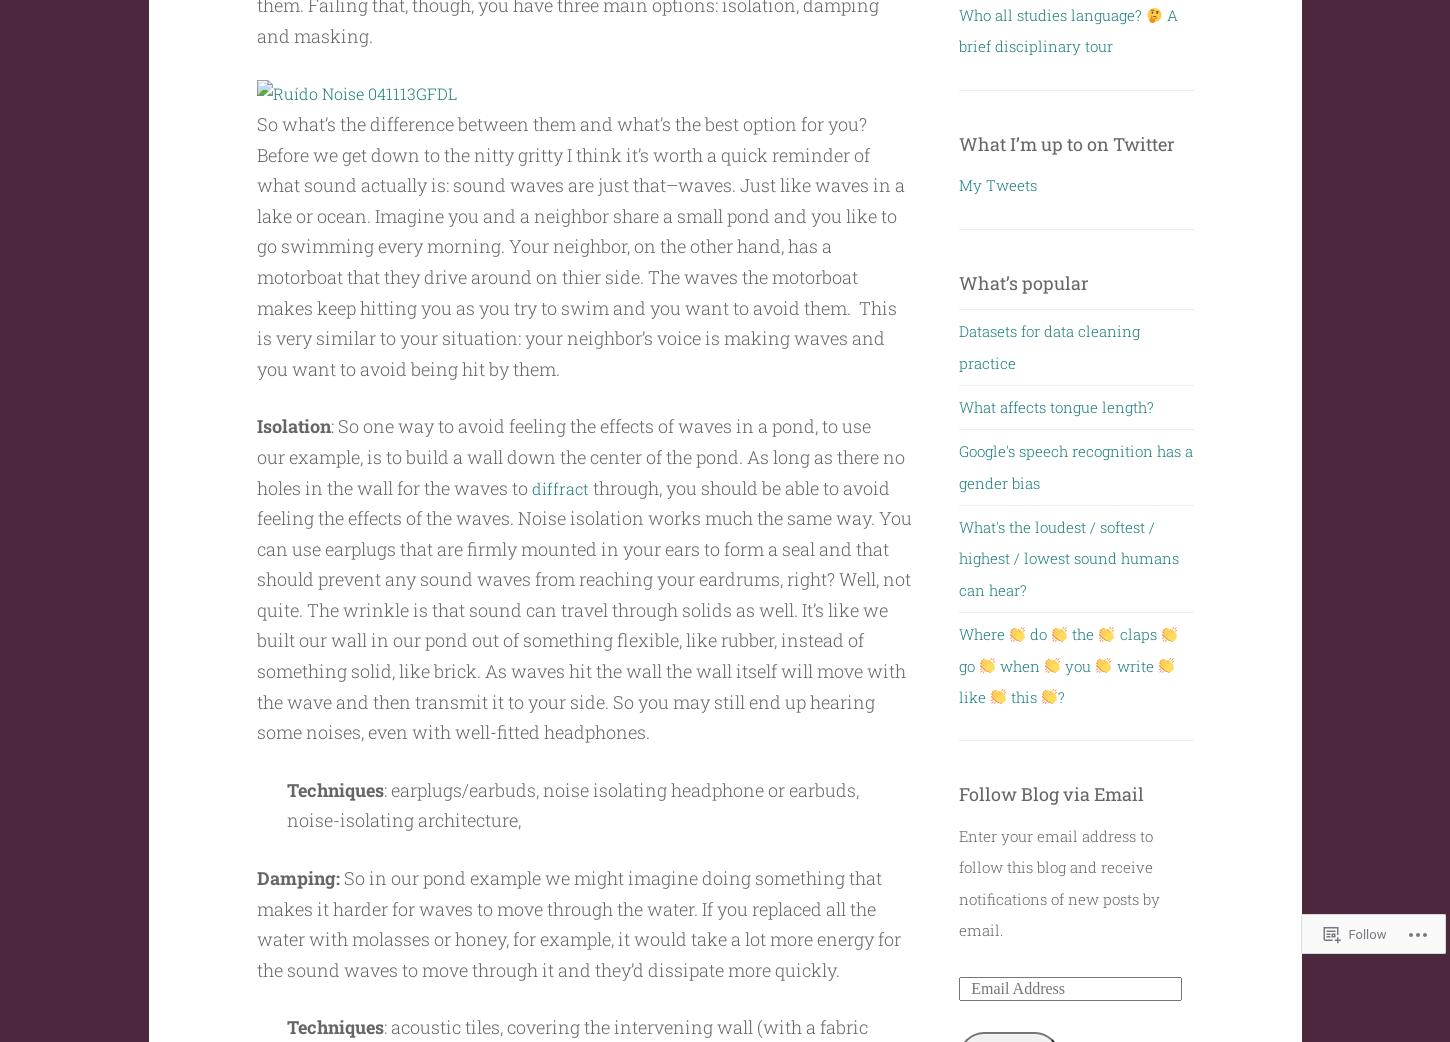  What do you see at coordinates (577, 922) in the screenshot?
I see `'So in our pond example we might imagine doing something that makes it harder for waves to move through the water. If you replaced all the water with molasses or honey, for example, it would take a lot more energy for the sound waves to move through it and they’d dissipate more quickly.'` at bounding box center [577, 922].